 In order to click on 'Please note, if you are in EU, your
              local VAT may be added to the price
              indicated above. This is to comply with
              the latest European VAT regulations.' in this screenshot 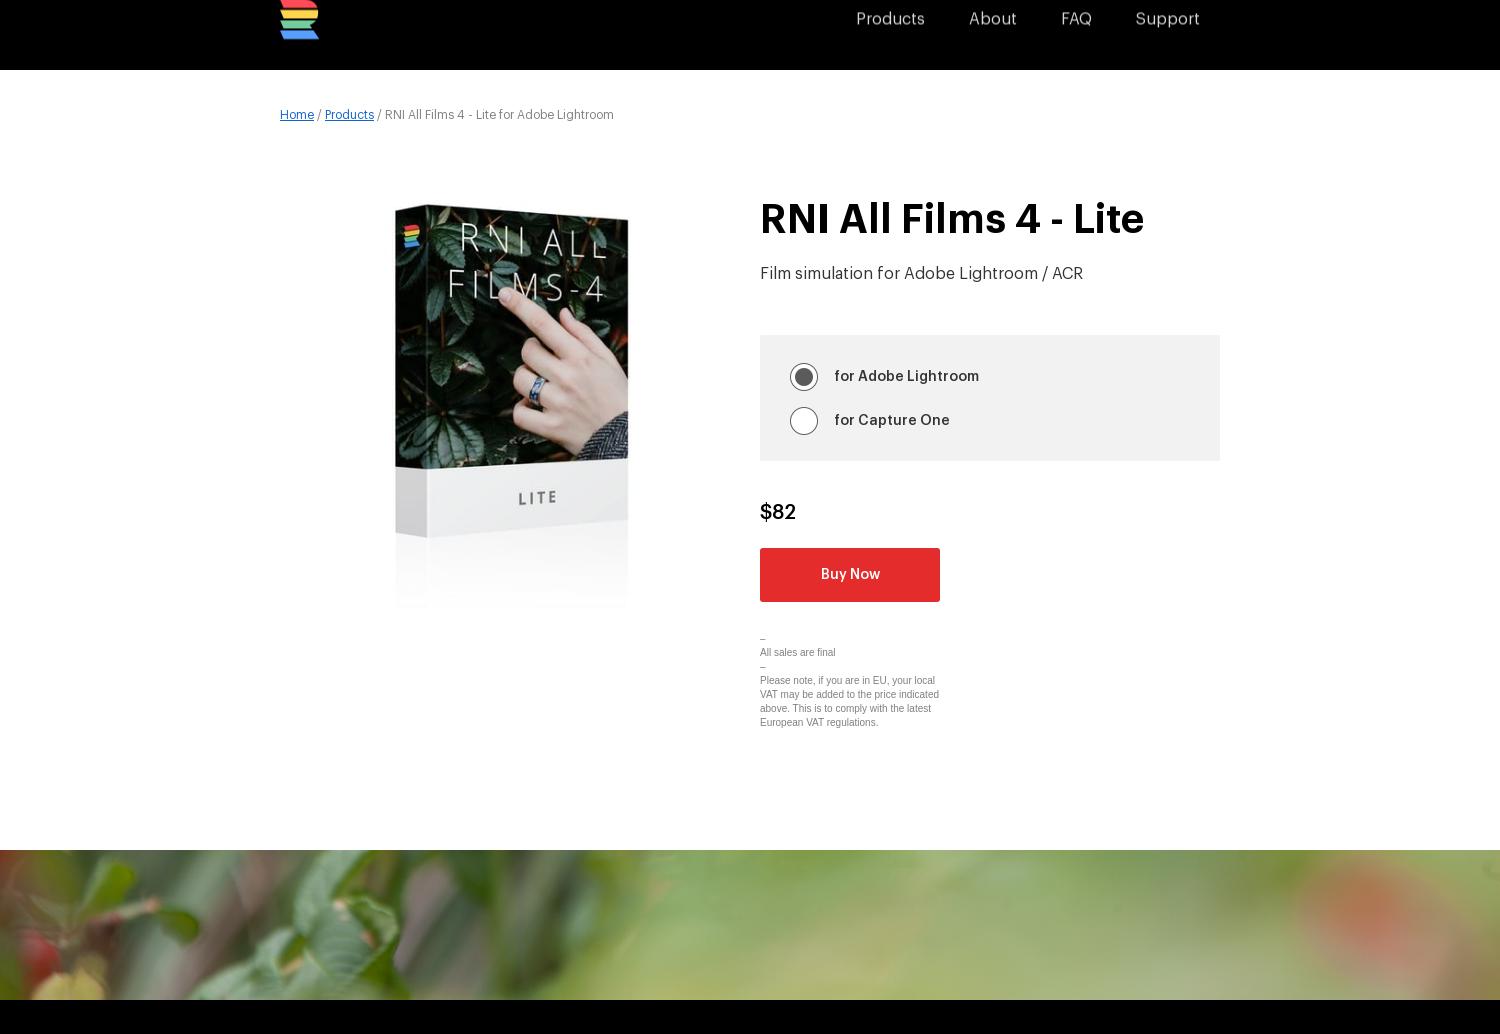, I will do `click(848, 701)`.